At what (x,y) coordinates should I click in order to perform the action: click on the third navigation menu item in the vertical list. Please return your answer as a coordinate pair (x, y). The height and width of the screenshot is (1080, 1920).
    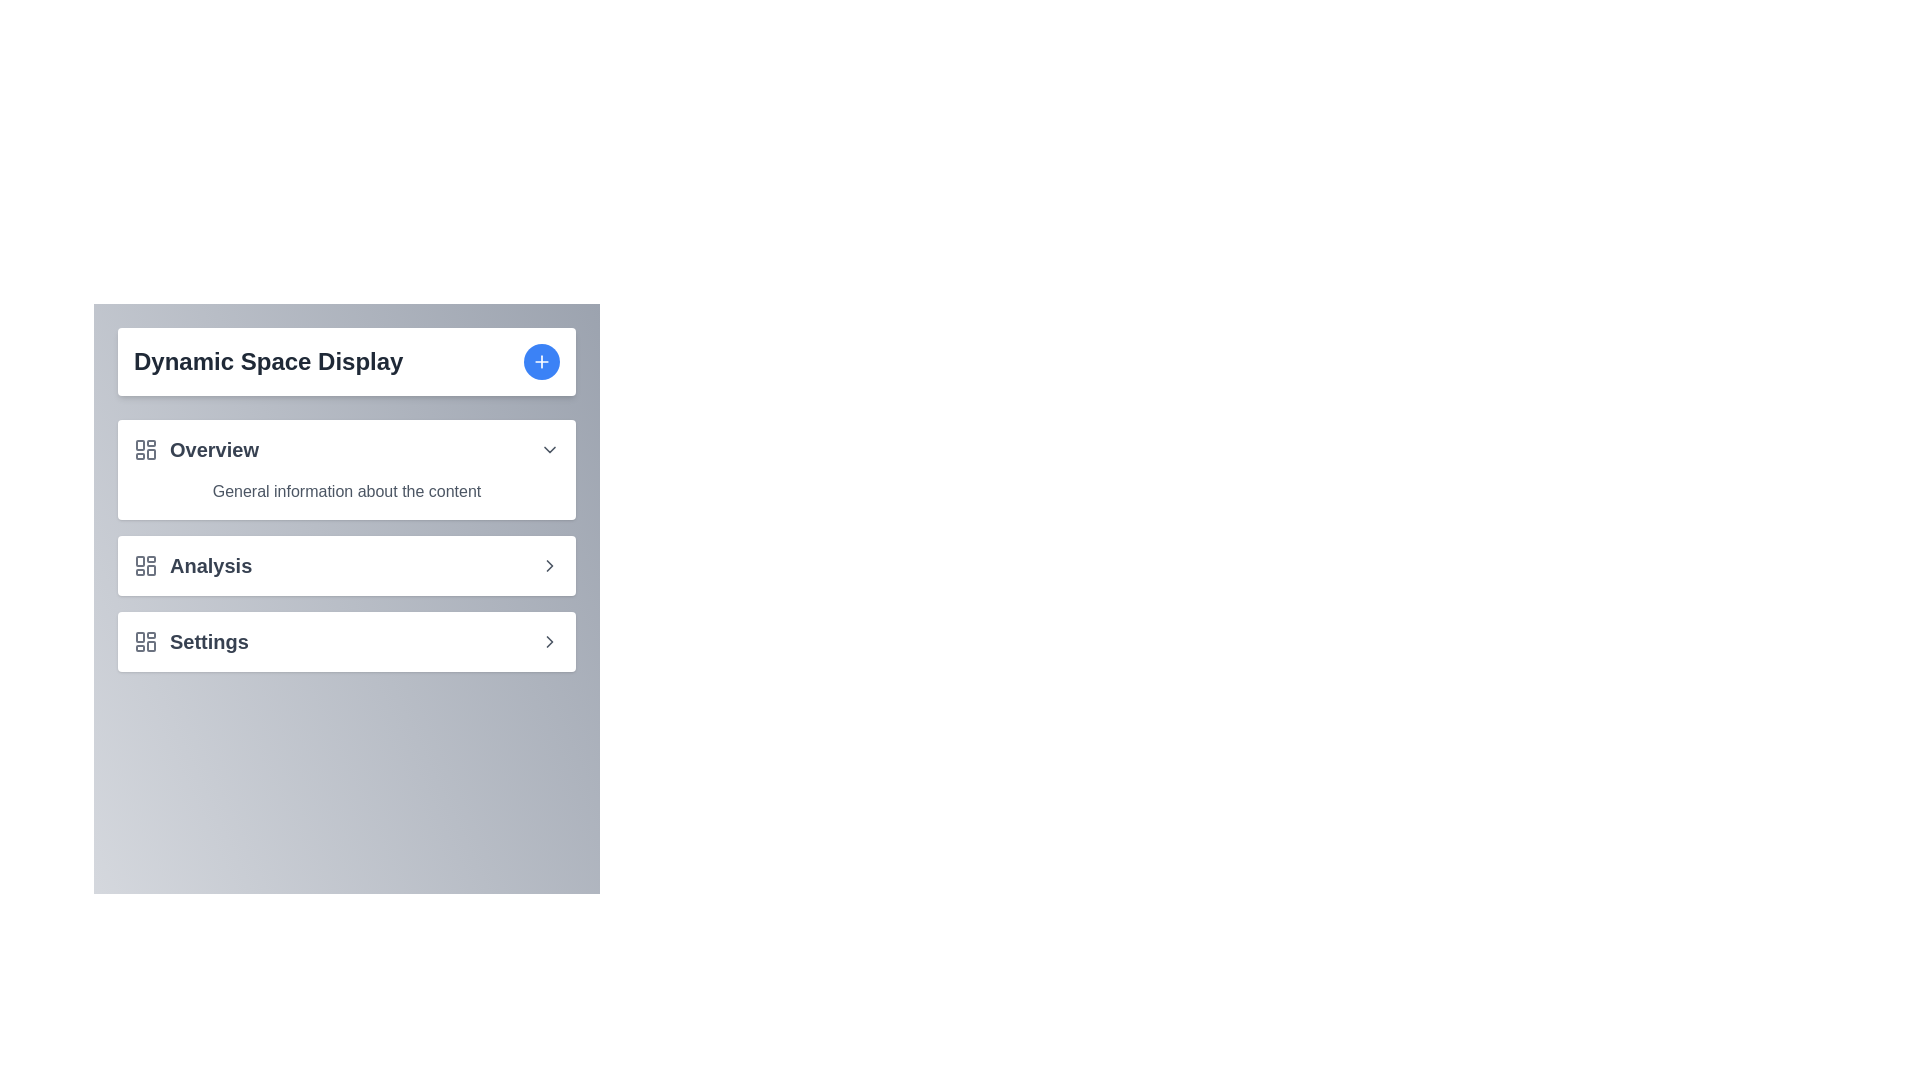
    Looking at the image, I should click on (346, 641).